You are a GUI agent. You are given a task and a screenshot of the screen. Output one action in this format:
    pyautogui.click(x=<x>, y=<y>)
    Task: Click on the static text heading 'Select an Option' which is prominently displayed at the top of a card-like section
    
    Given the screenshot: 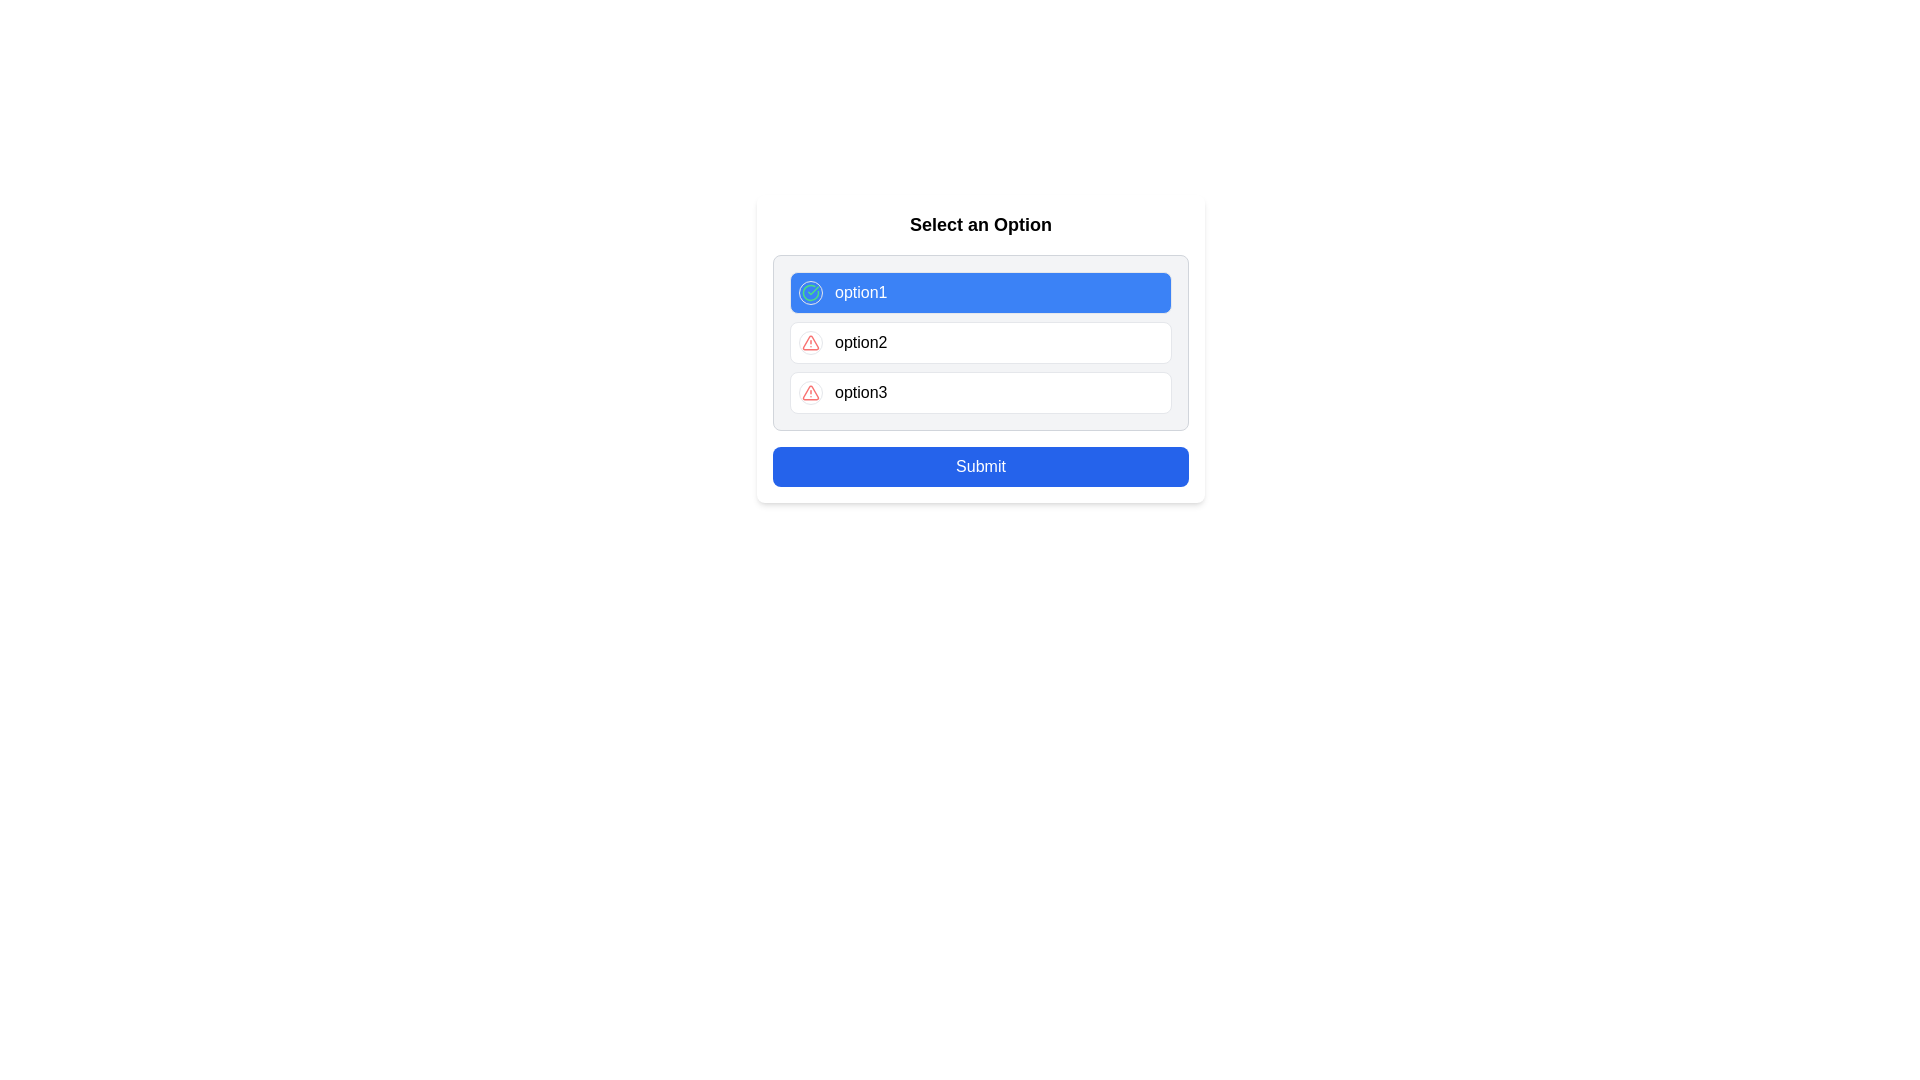 What is the action you would take?
    pyautogui.click(x=980, y=224)
    